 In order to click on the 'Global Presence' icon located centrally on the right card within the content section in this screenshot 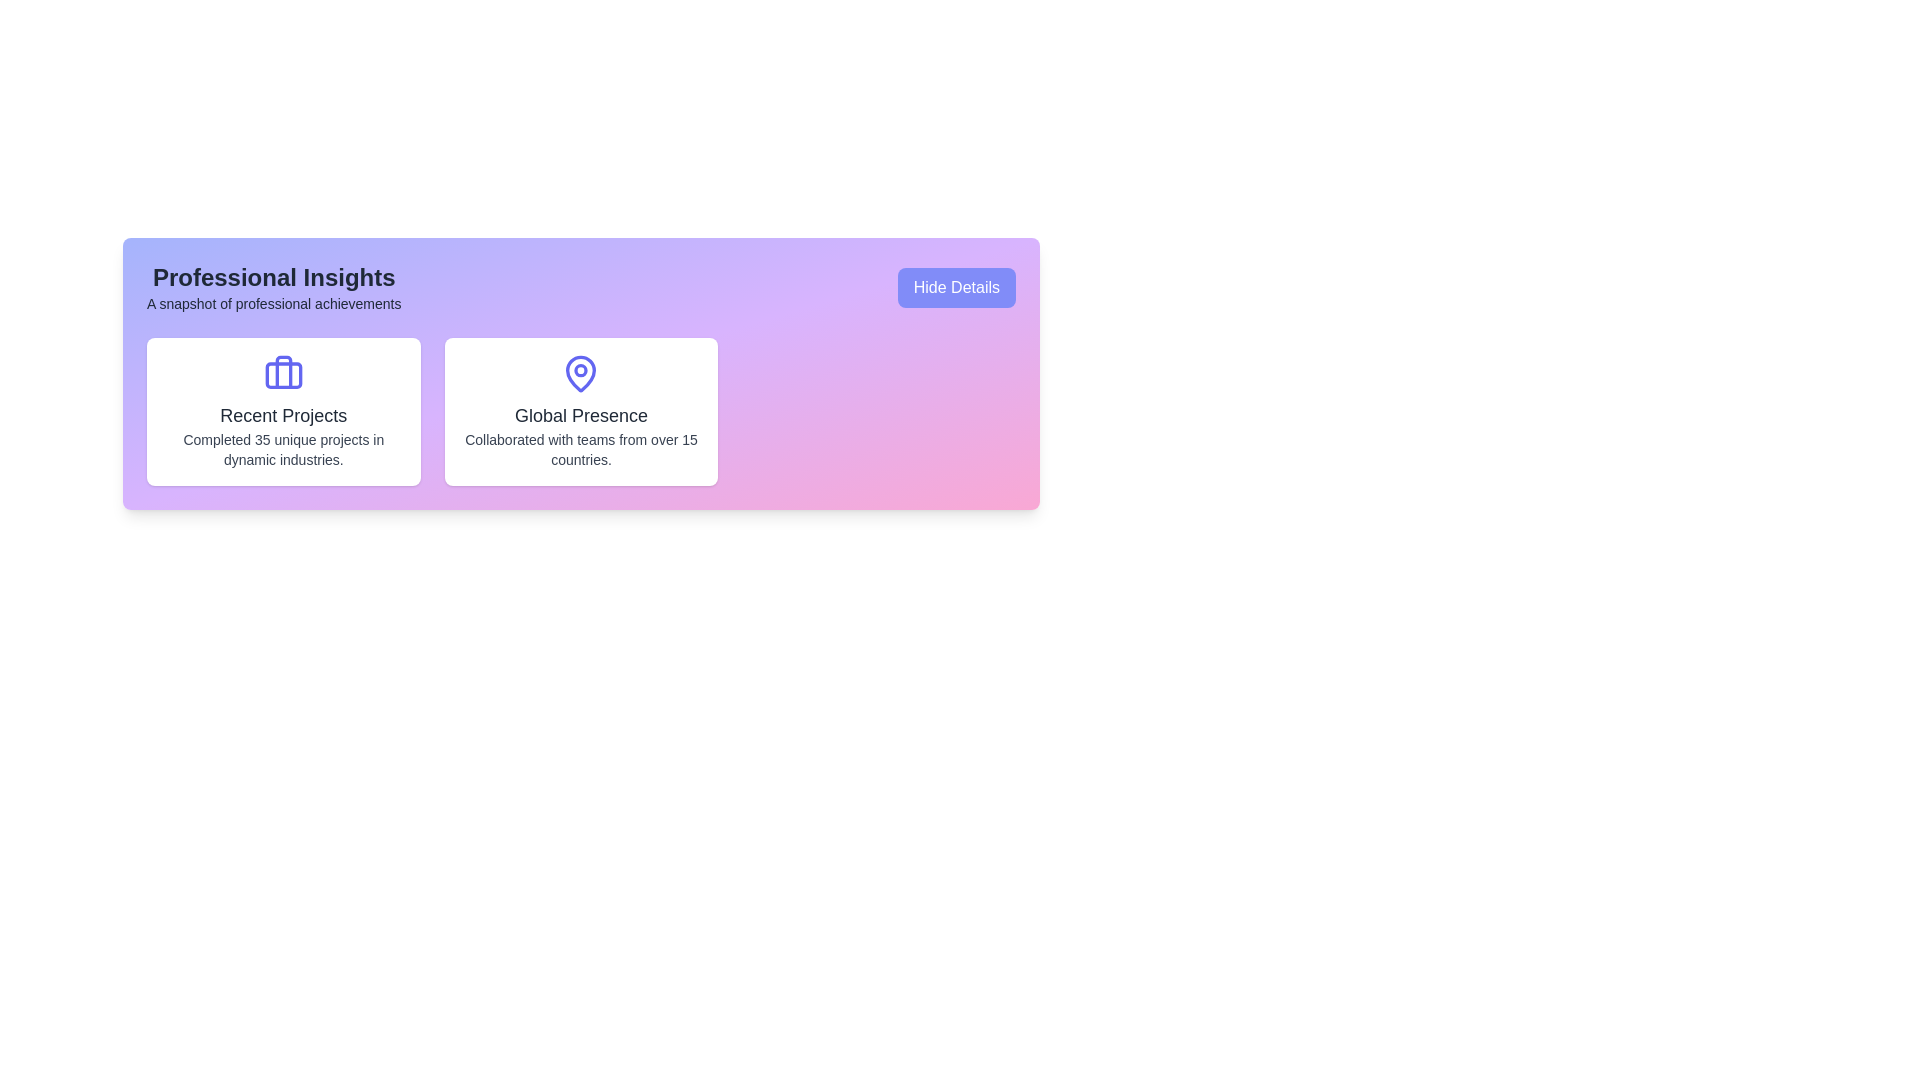, I will do `click(580, 374)`.